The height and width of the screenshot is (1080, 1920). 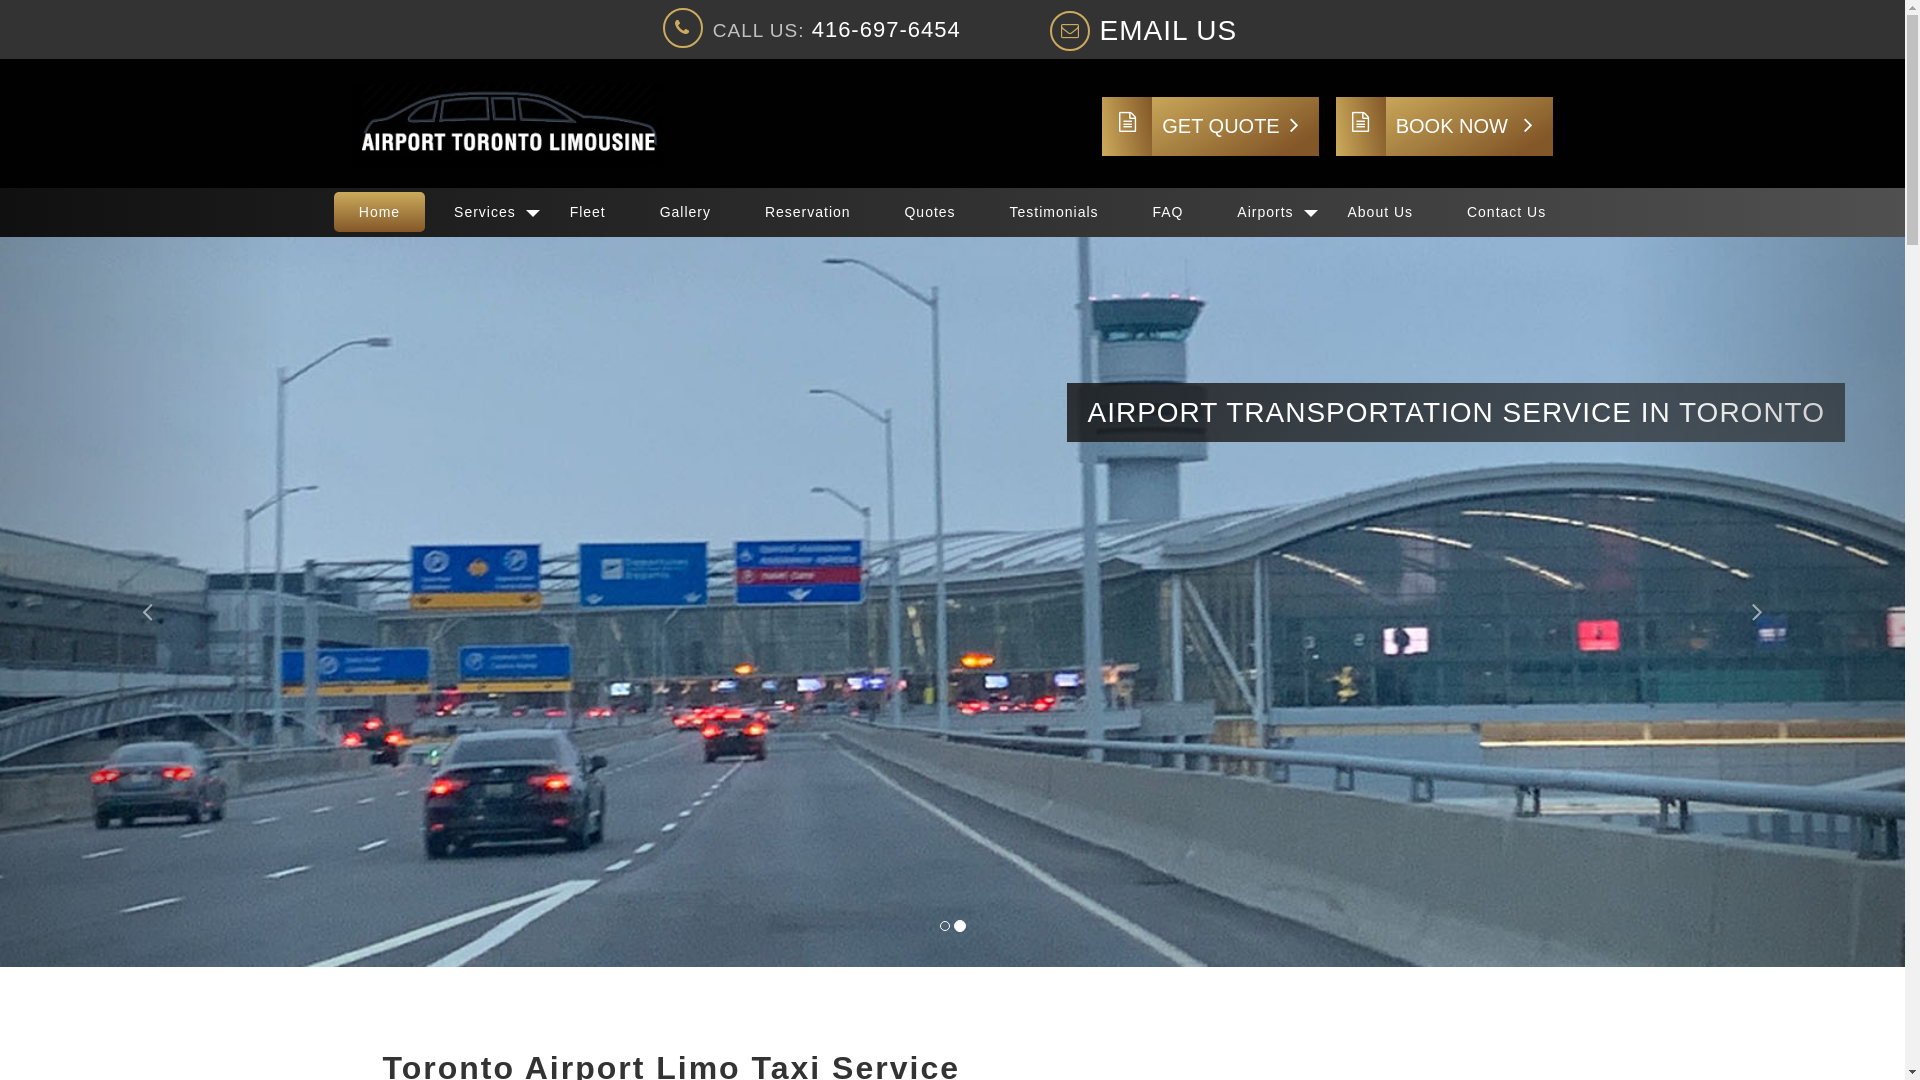 I want to click on 'Airports', so click(x=1264, y=212).